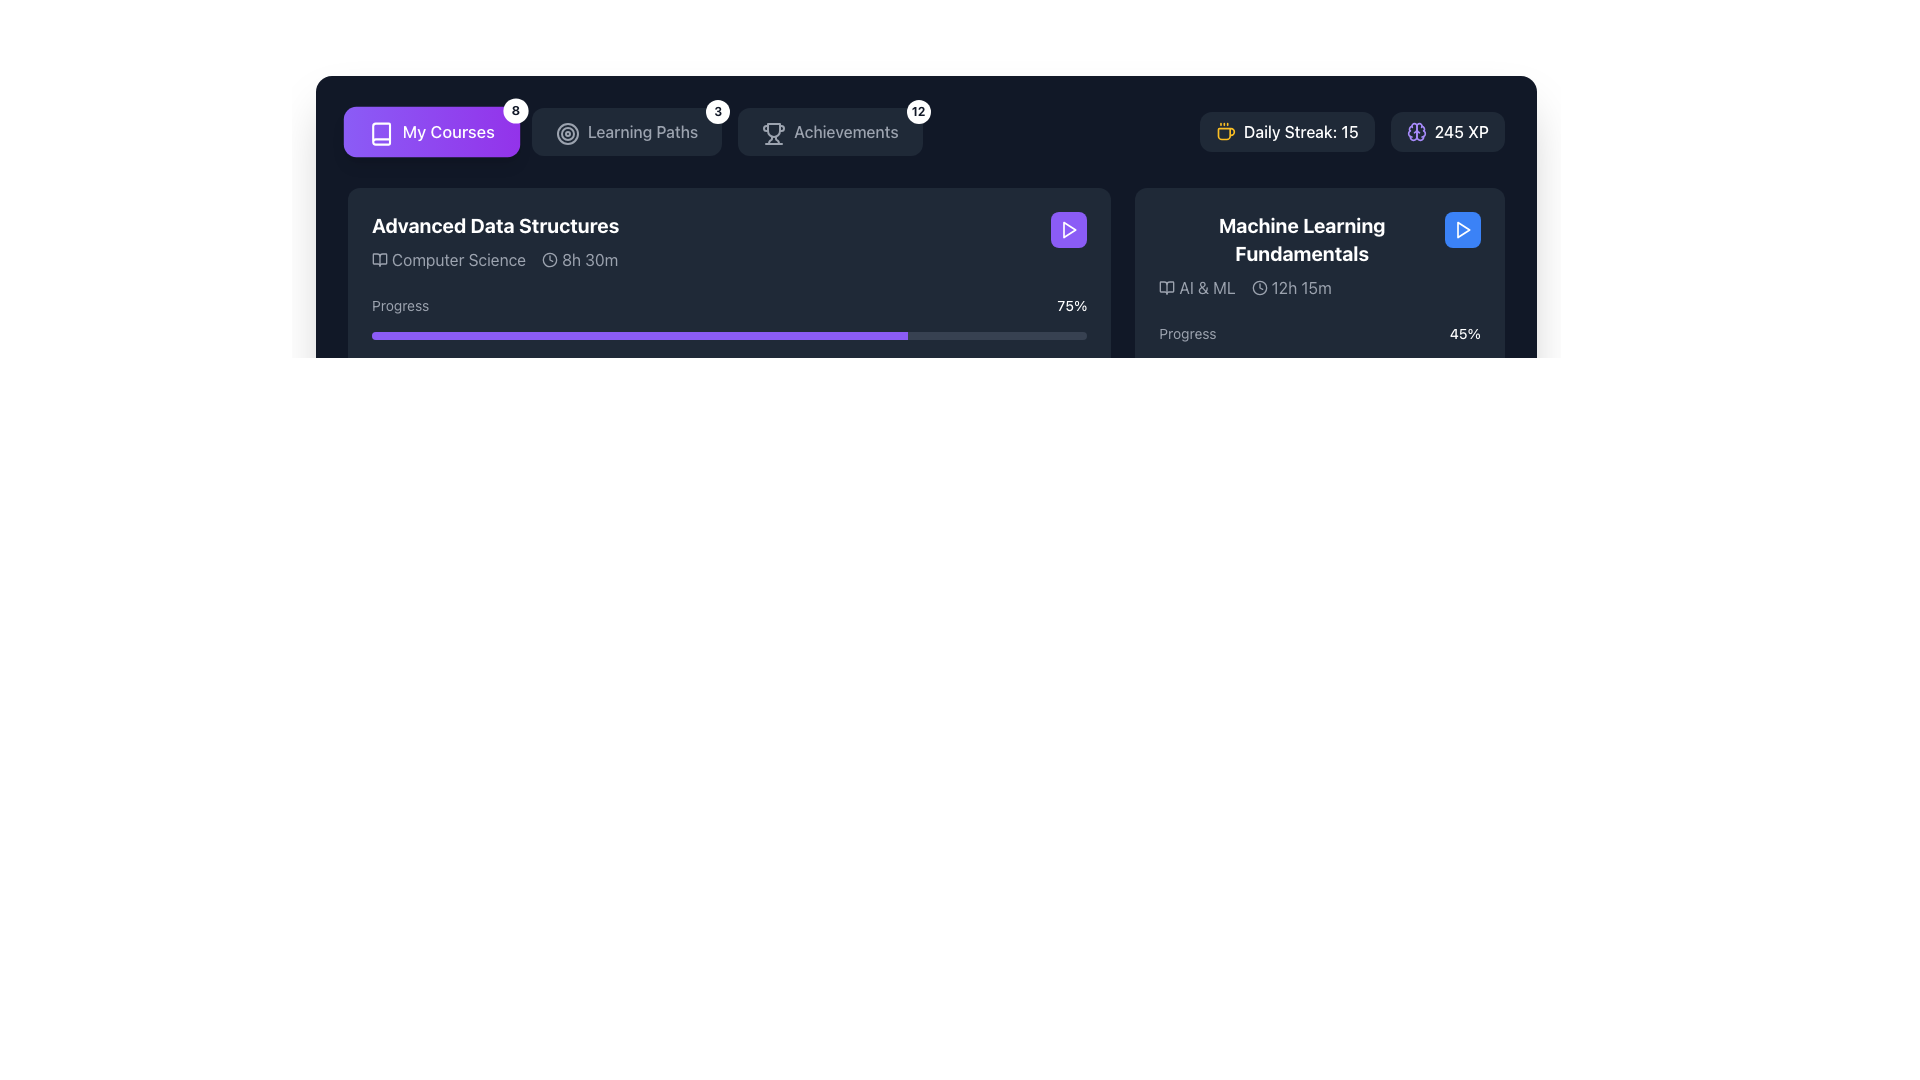 The image size is (1920, 1080). What do you see at coordinates (640, 334) in the screenshot?
I see `the progress indicator representing 75% completion of the 'Advanced Data Structures' course within the progress bar structure` at bounding box center [640, 334].